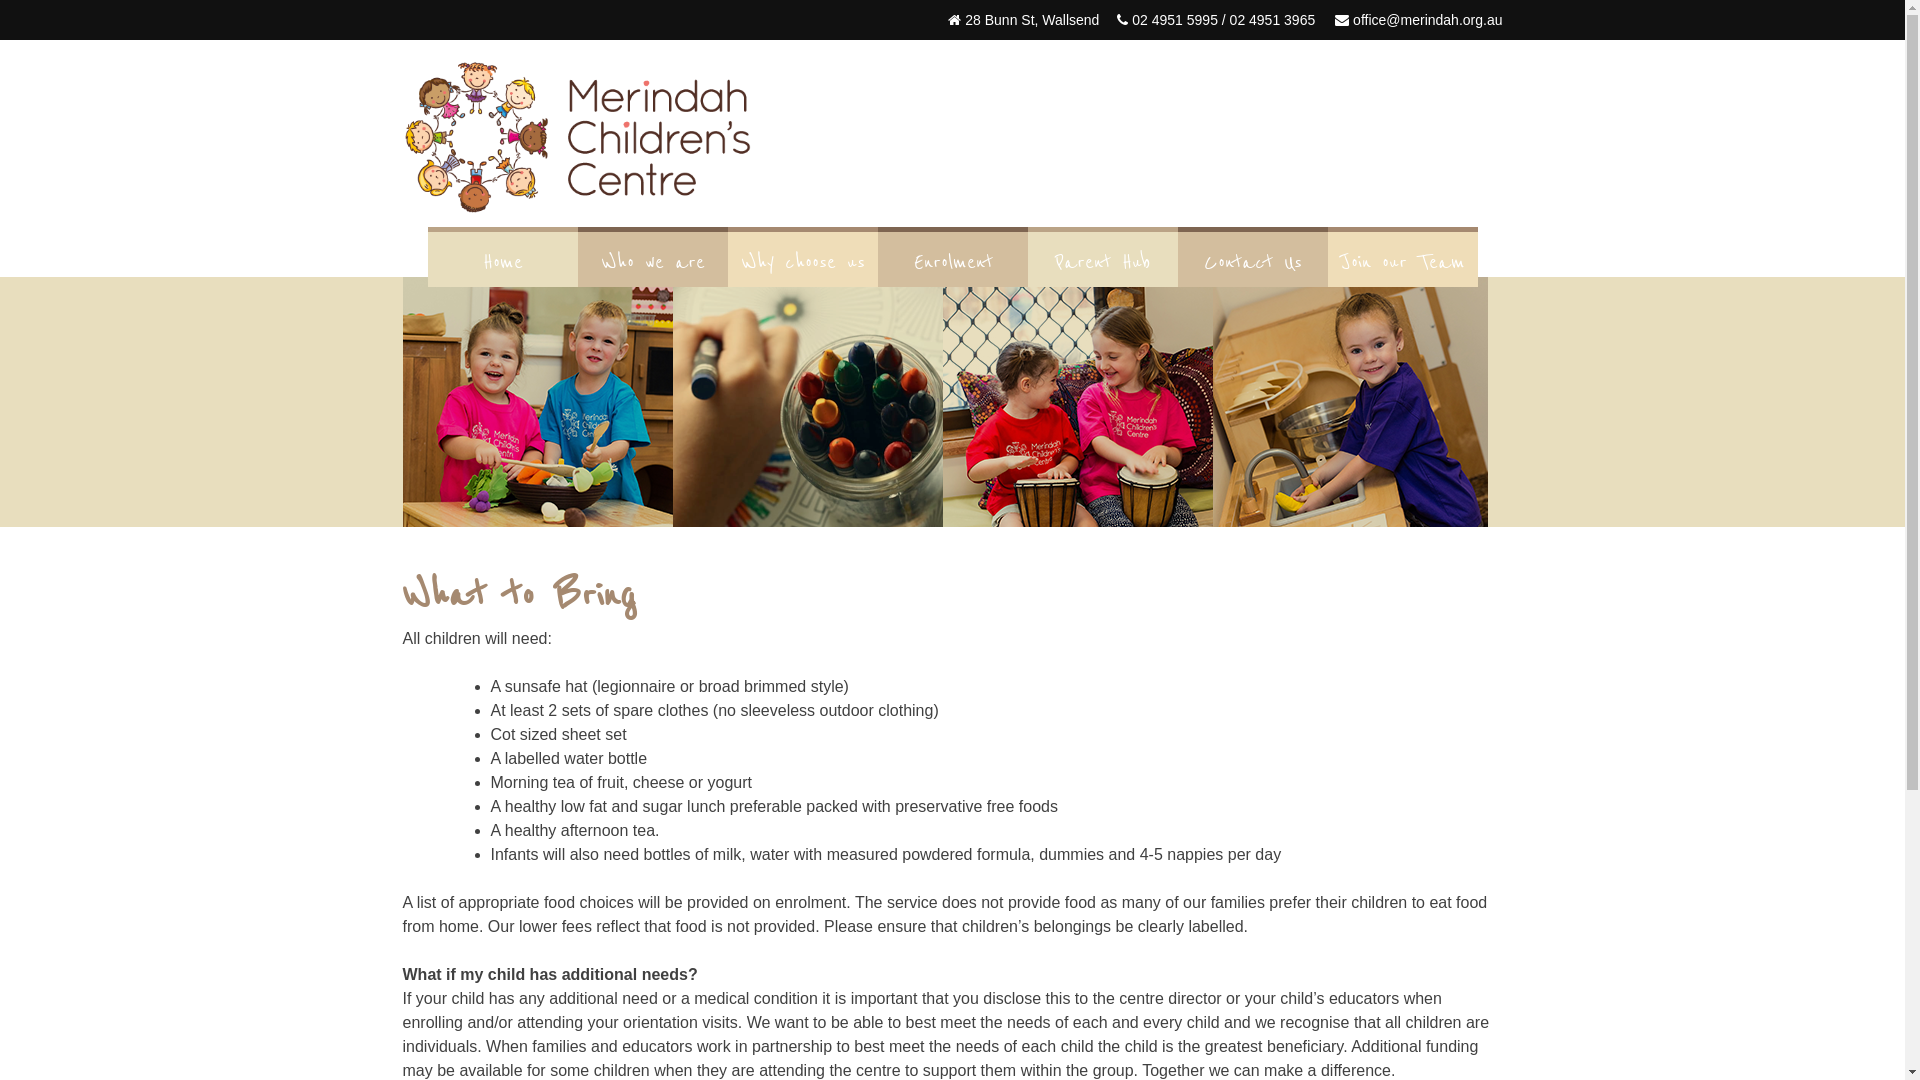 This screenshot has width=1920, height=1080. Describe the element at coordinates (426, 261) in the screenshot. I see `'Home'` at that location.